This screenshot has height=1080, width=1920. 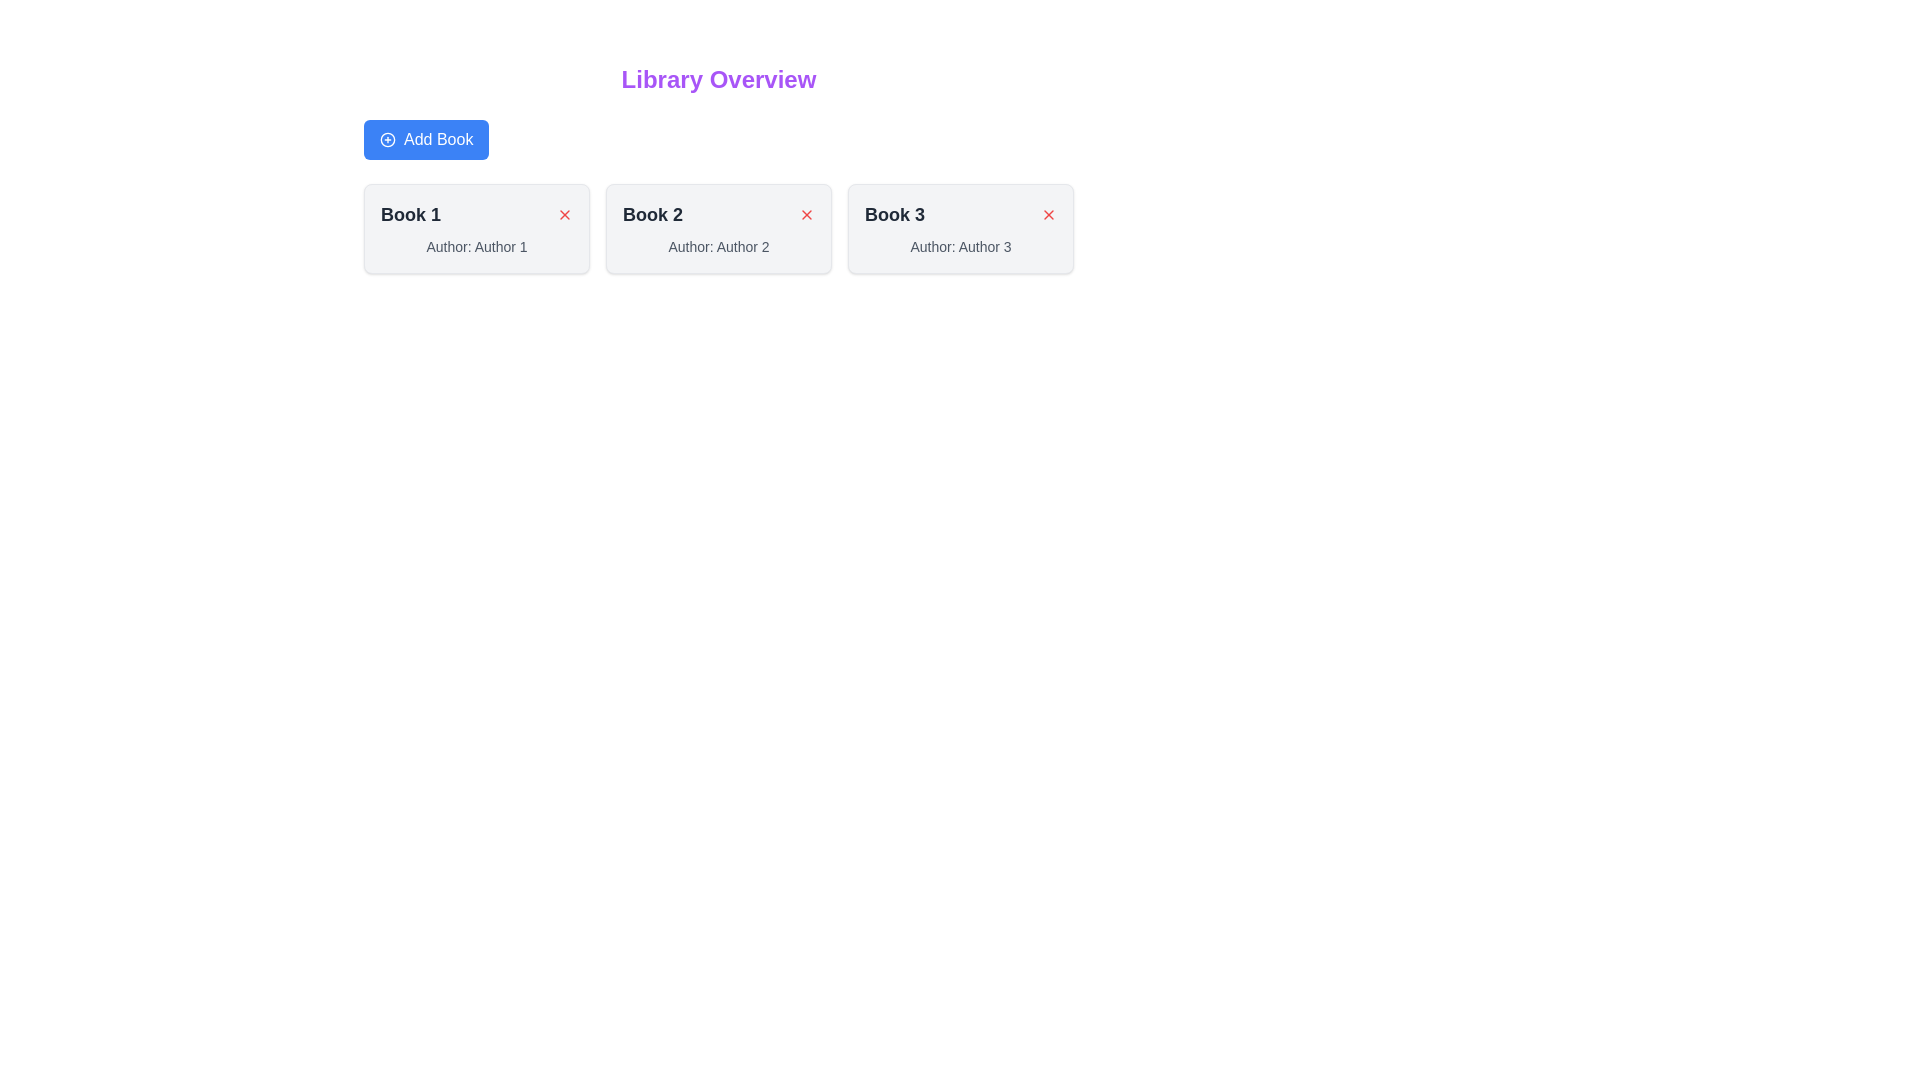 I want to click on the 'Add New Book' button located beneath the 'Library Overview' title, so click(x=425, y=138).